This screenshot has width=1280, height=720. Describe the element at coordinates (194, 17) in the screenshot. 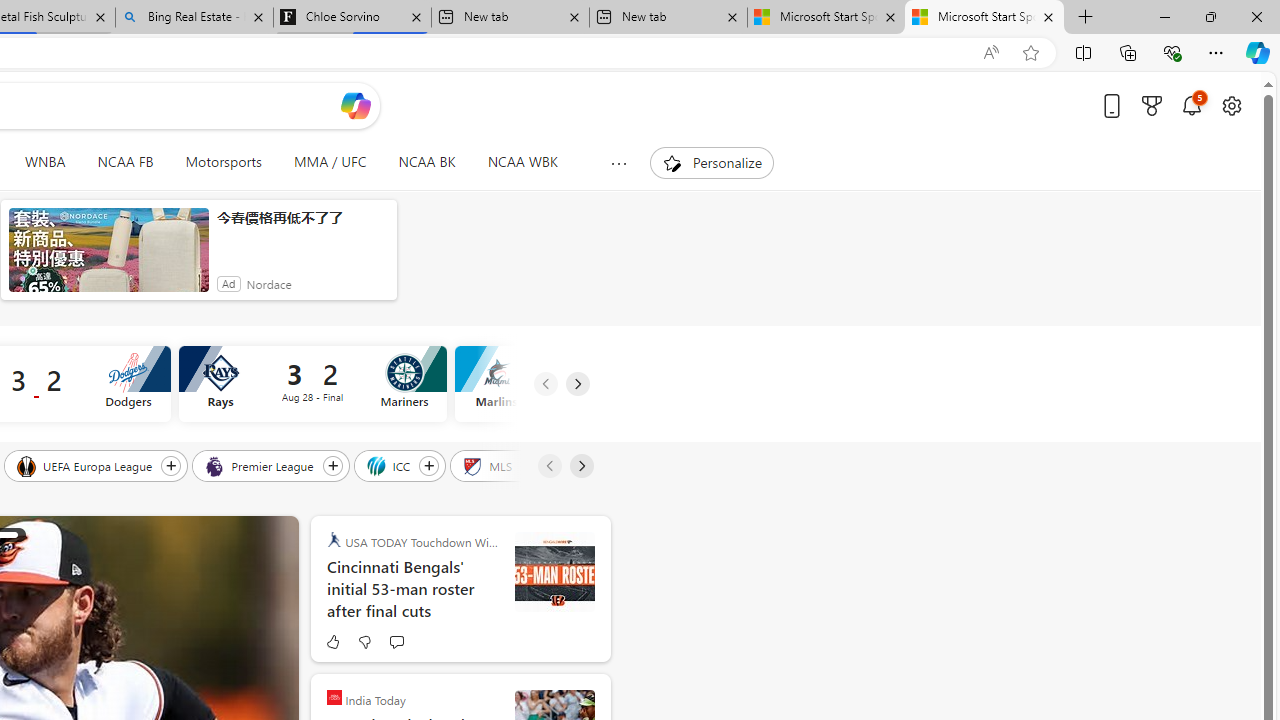

I see `'Bing Real Estate - Home sales and rental listings'` at that location.